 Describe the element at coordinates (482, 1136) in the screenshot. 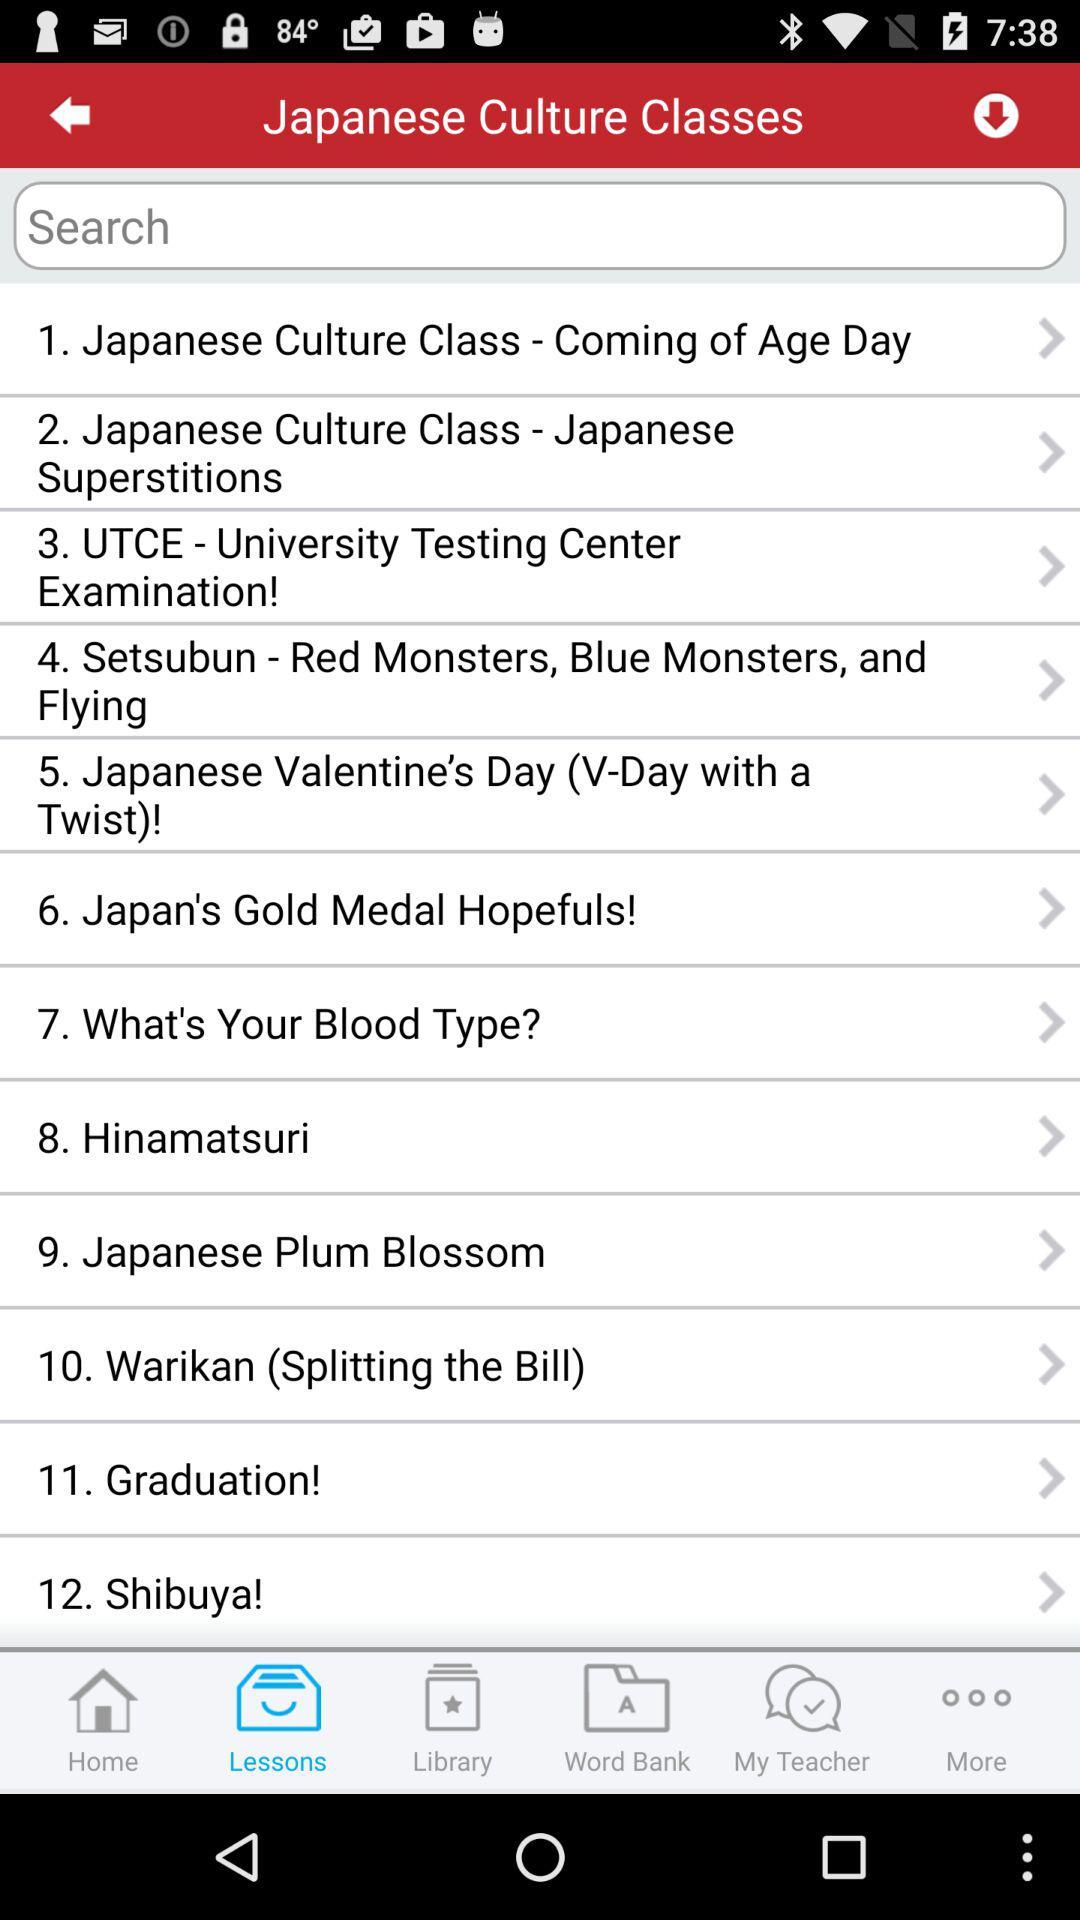

I see `the 8. hinamatsuri item` at that location.